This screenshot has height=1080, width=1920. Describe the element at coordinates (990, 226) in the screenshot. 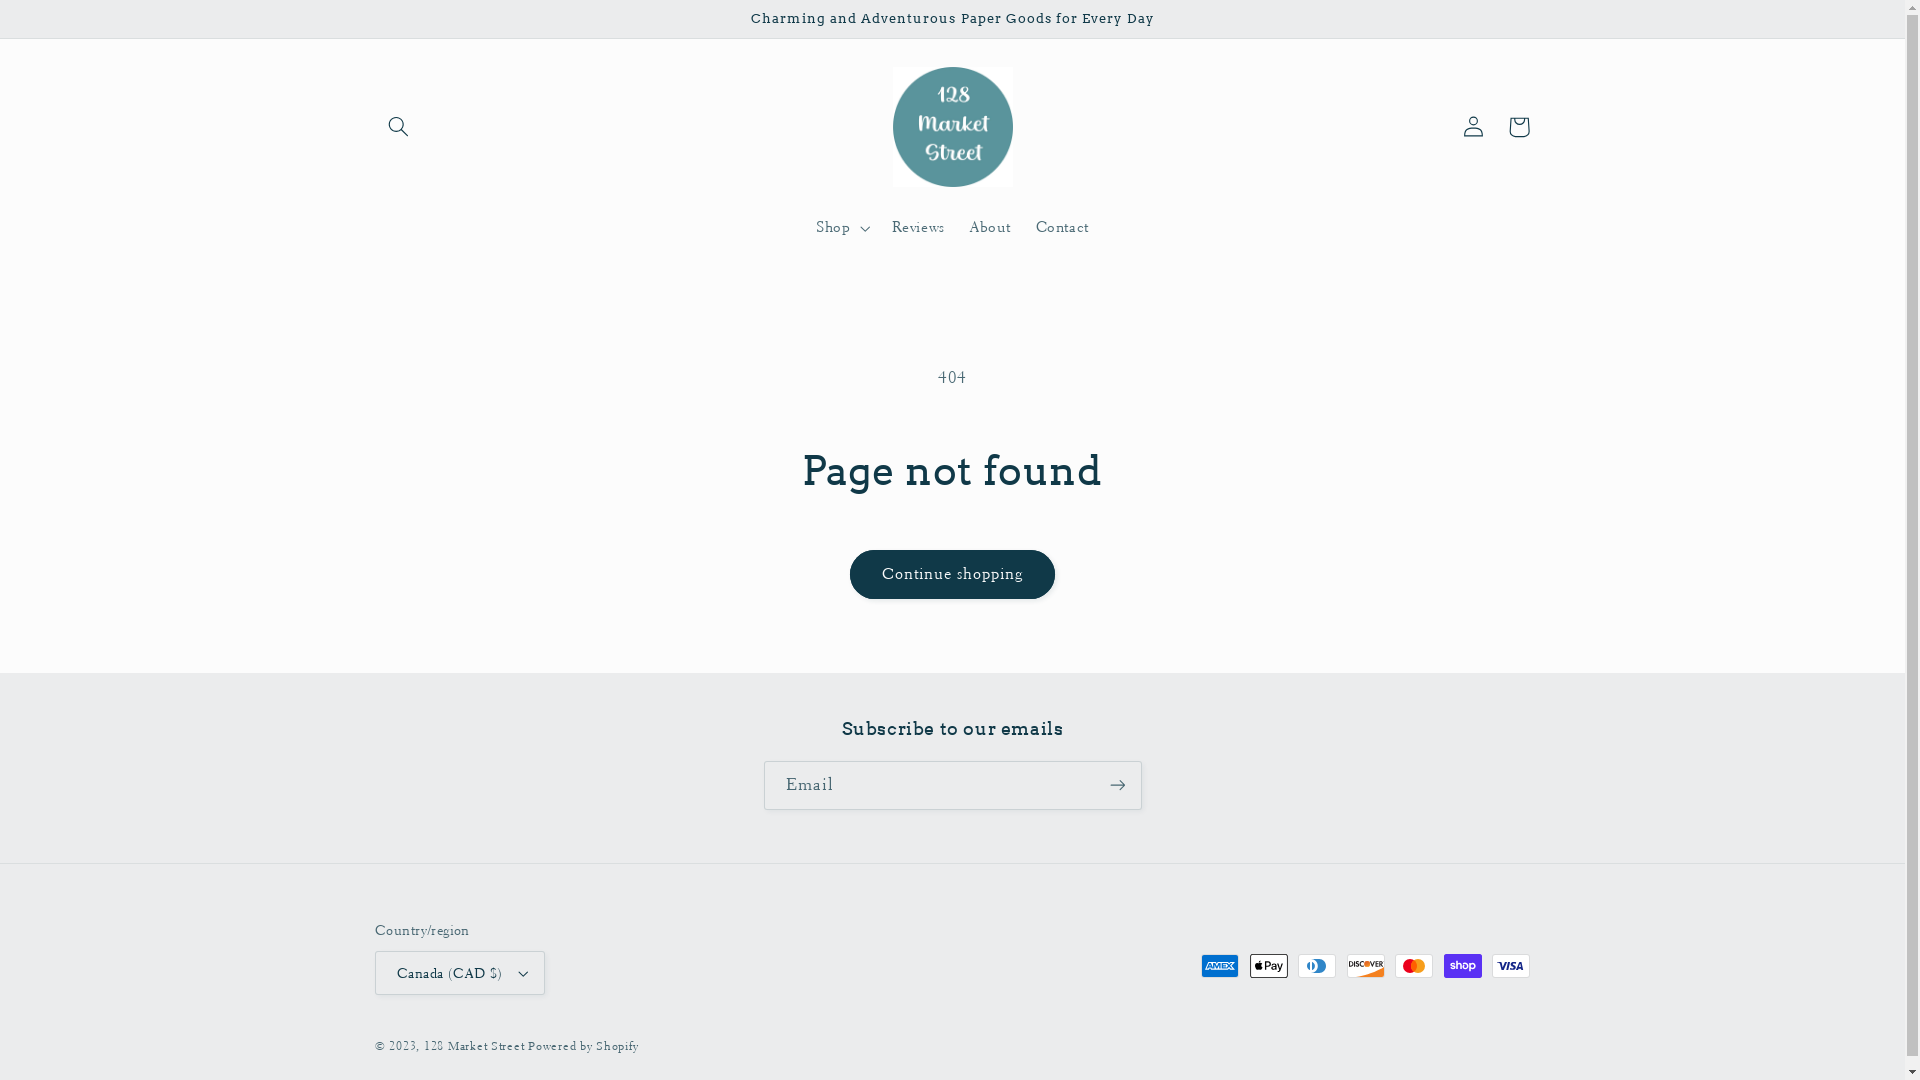

I see `'About'` at that location.